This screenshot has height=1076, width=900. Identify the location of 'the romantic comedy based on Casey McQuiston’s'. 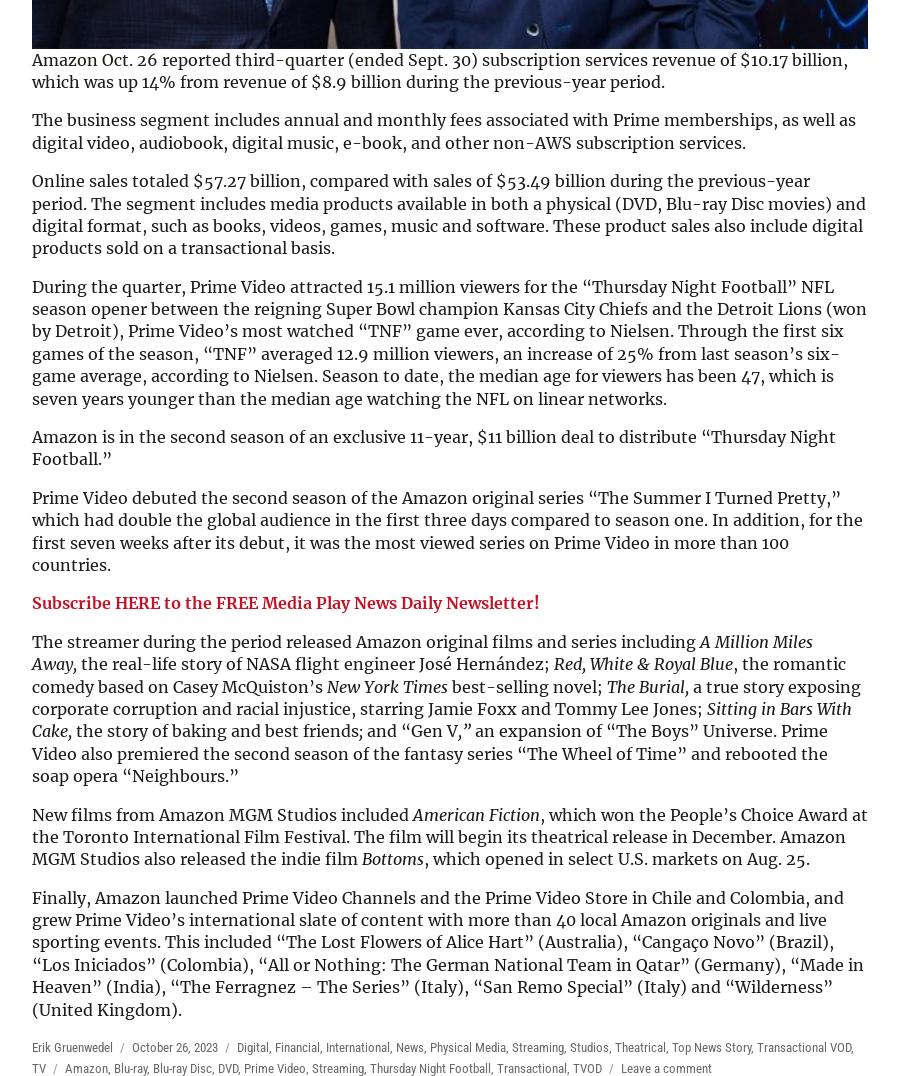
(439, 674).